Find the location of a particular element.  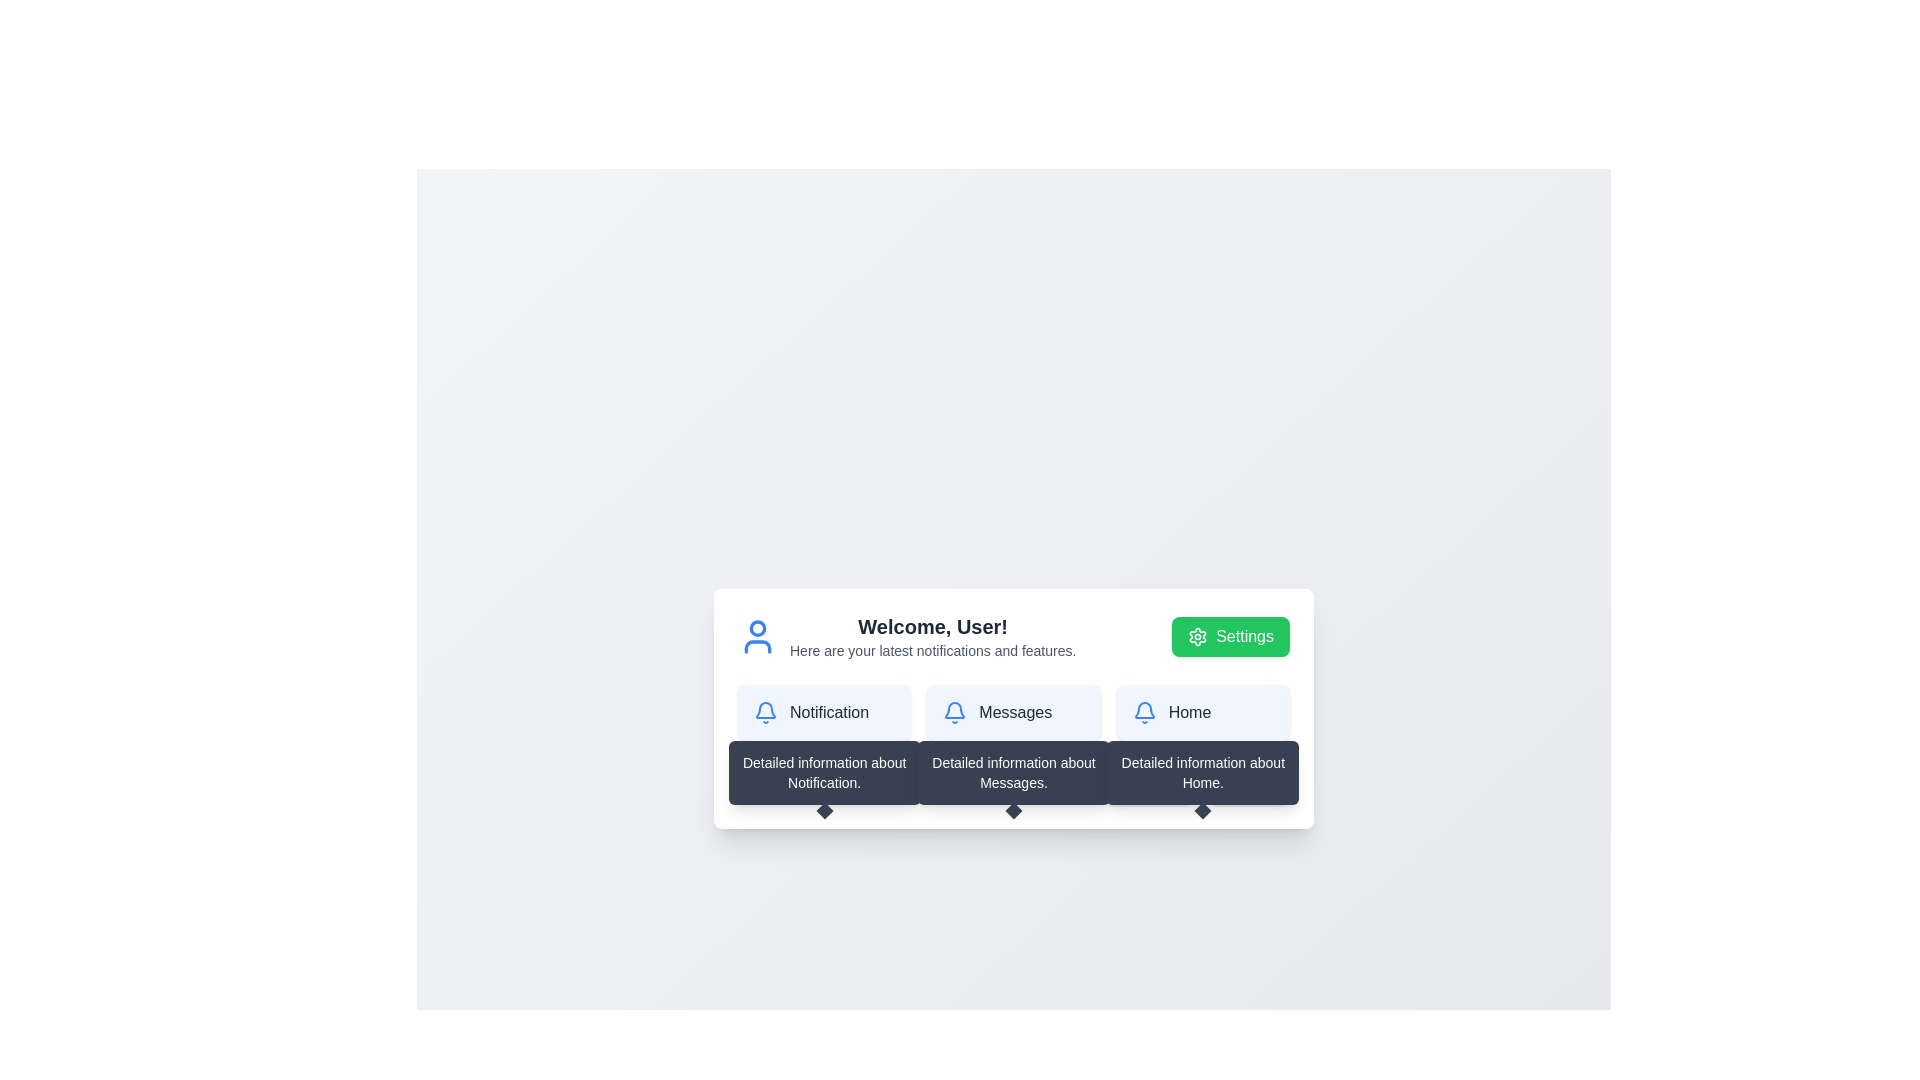

the static text label for the 'Messages' section, which is positioned between 'Notification' and 'Home' in the user interface is located at coordinates (1015, 712).